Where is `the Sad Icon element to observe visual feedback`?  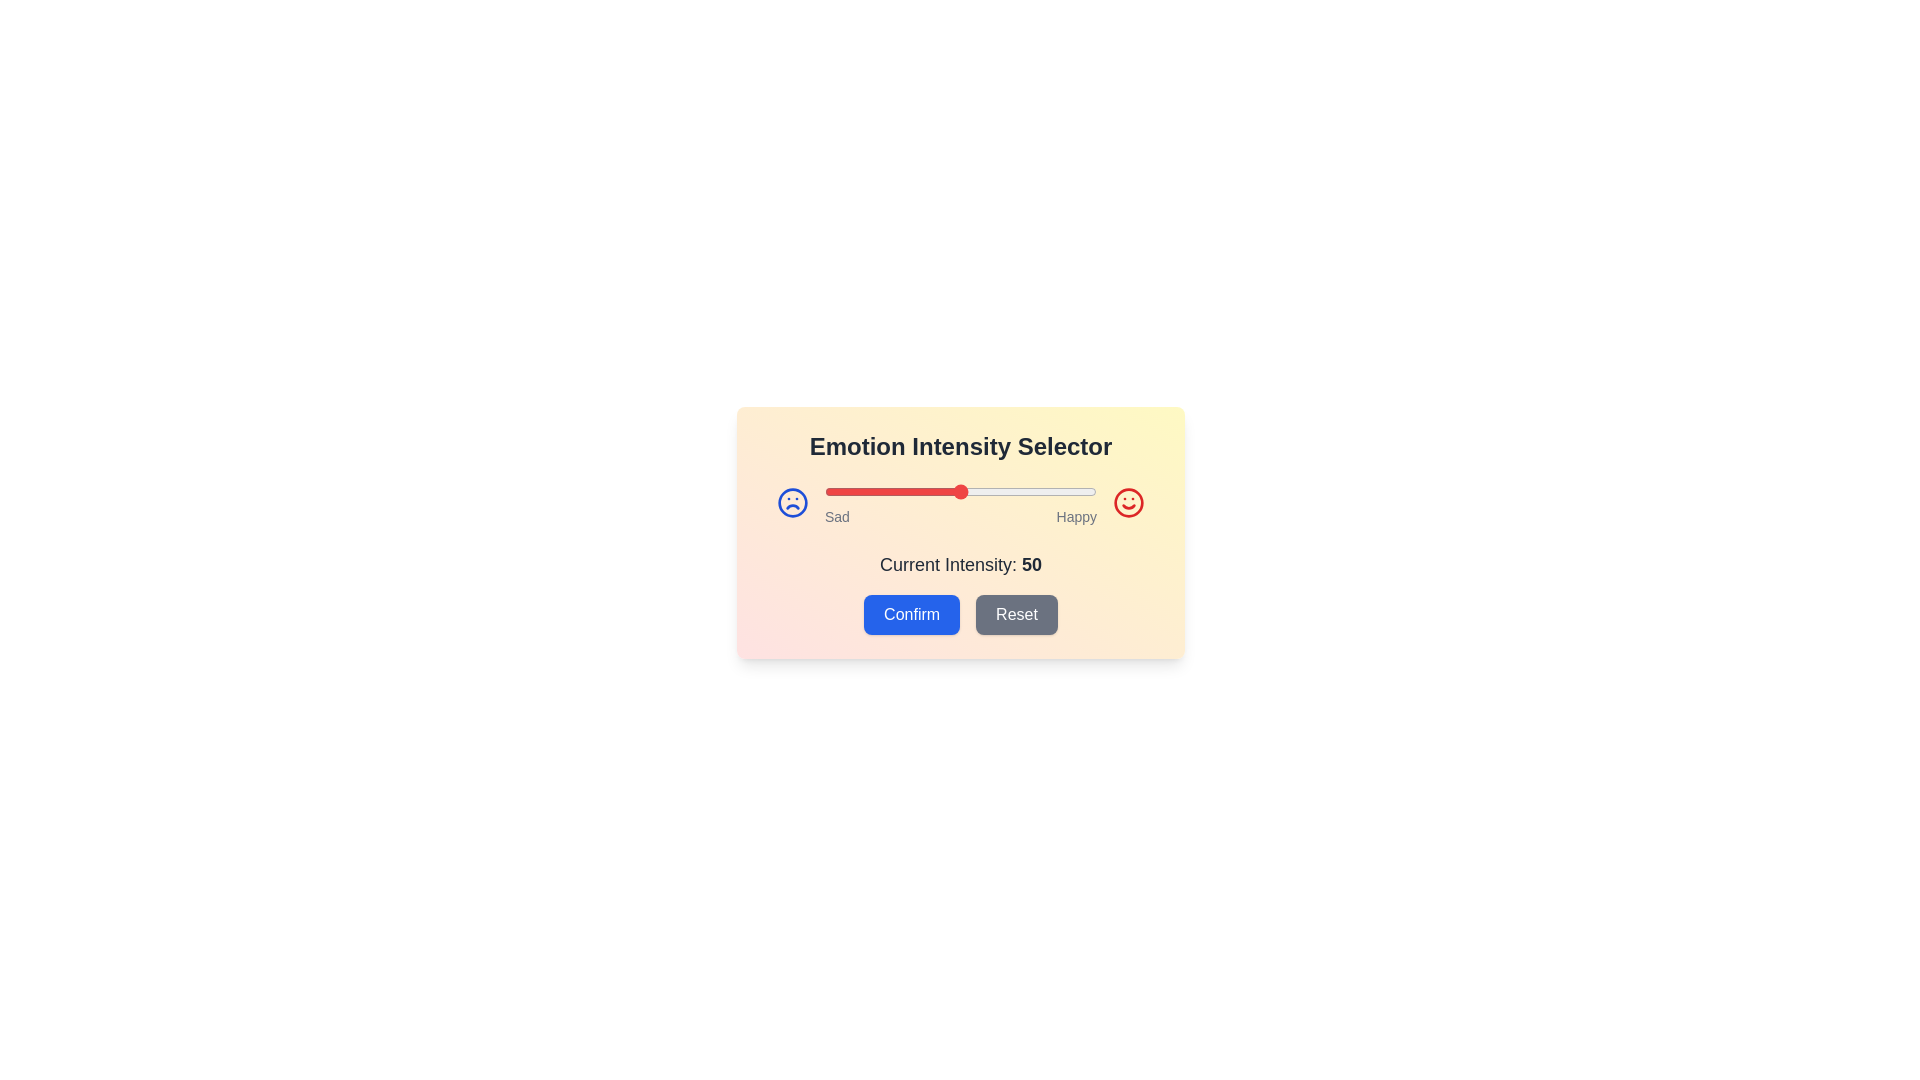 the Sad Icon element to observe visual feedback is located at coordinates (791, 501).